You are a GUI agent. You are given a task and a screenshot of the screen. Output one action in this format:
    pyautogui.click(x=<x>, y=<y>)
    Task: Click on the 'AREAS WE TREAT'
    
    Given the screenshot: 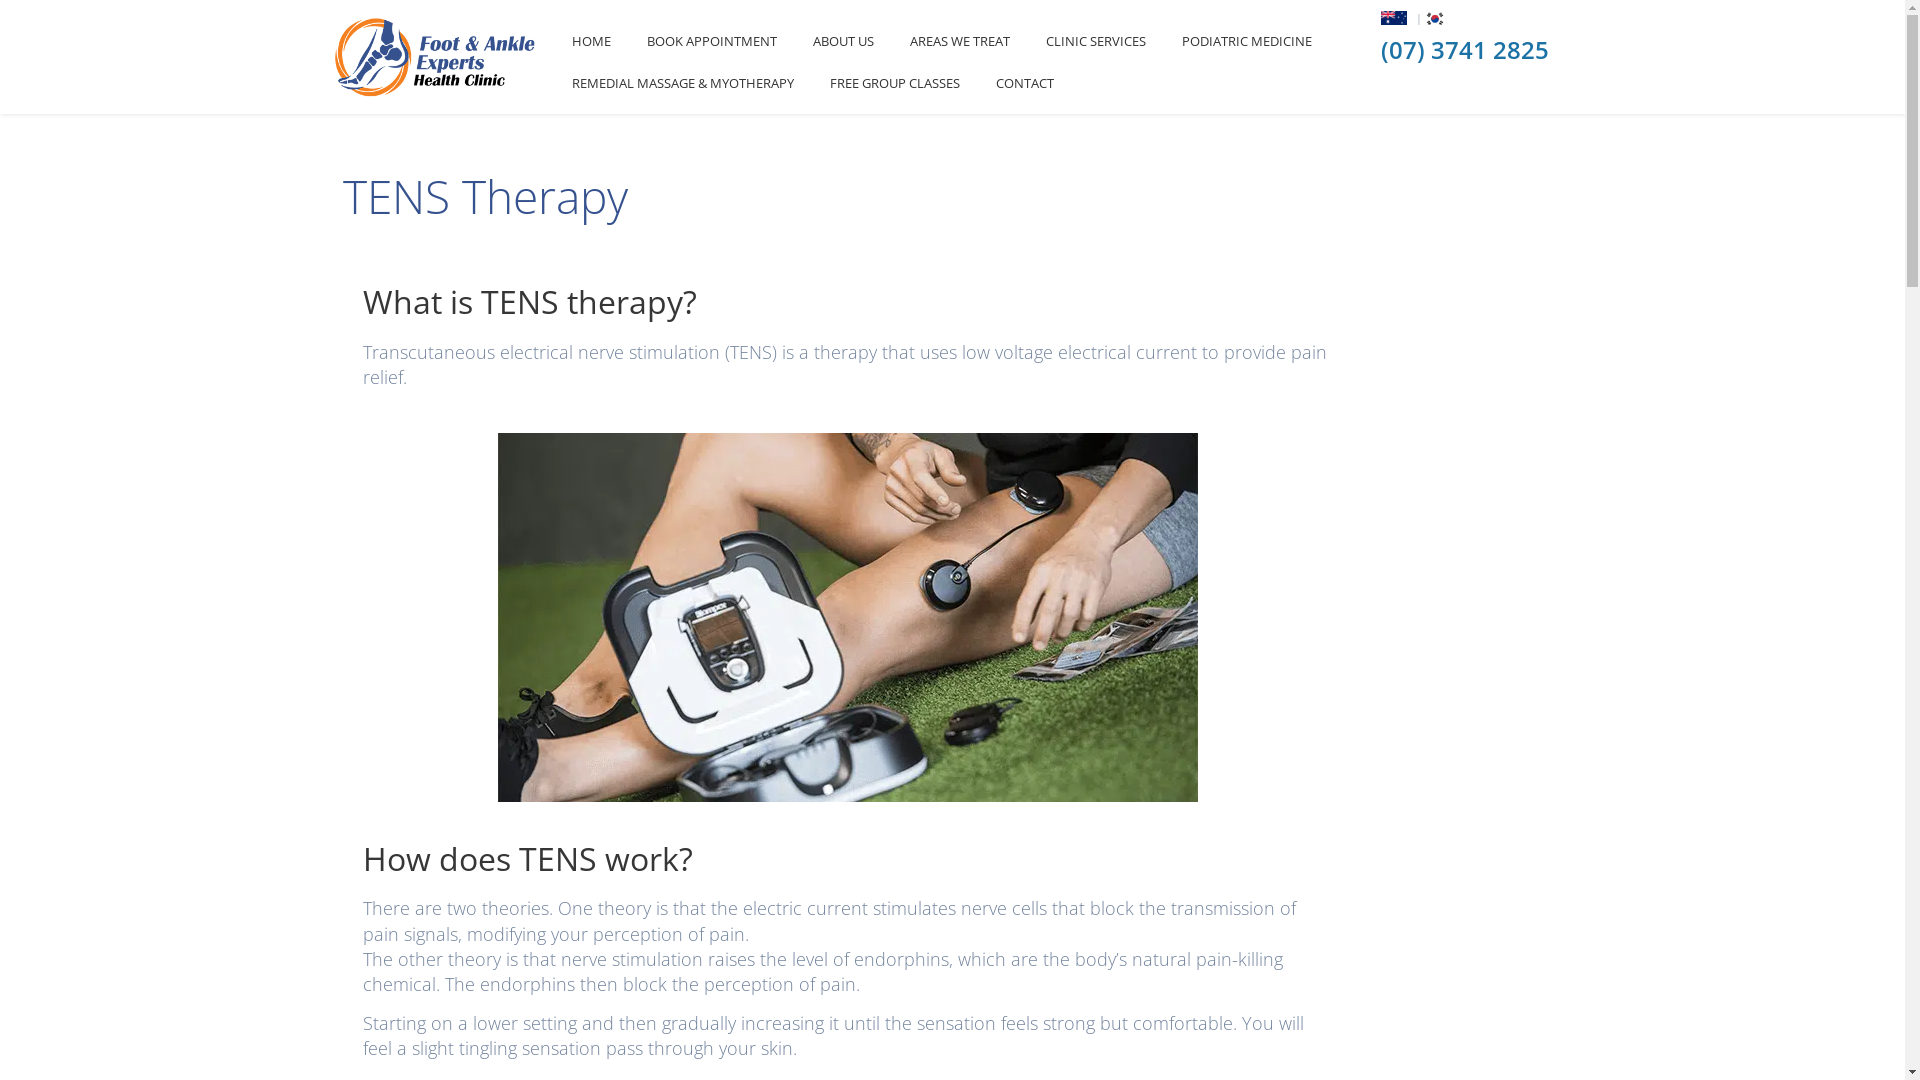 What is the action you would take?
    pyautogui.click(x=960, y=41)
    